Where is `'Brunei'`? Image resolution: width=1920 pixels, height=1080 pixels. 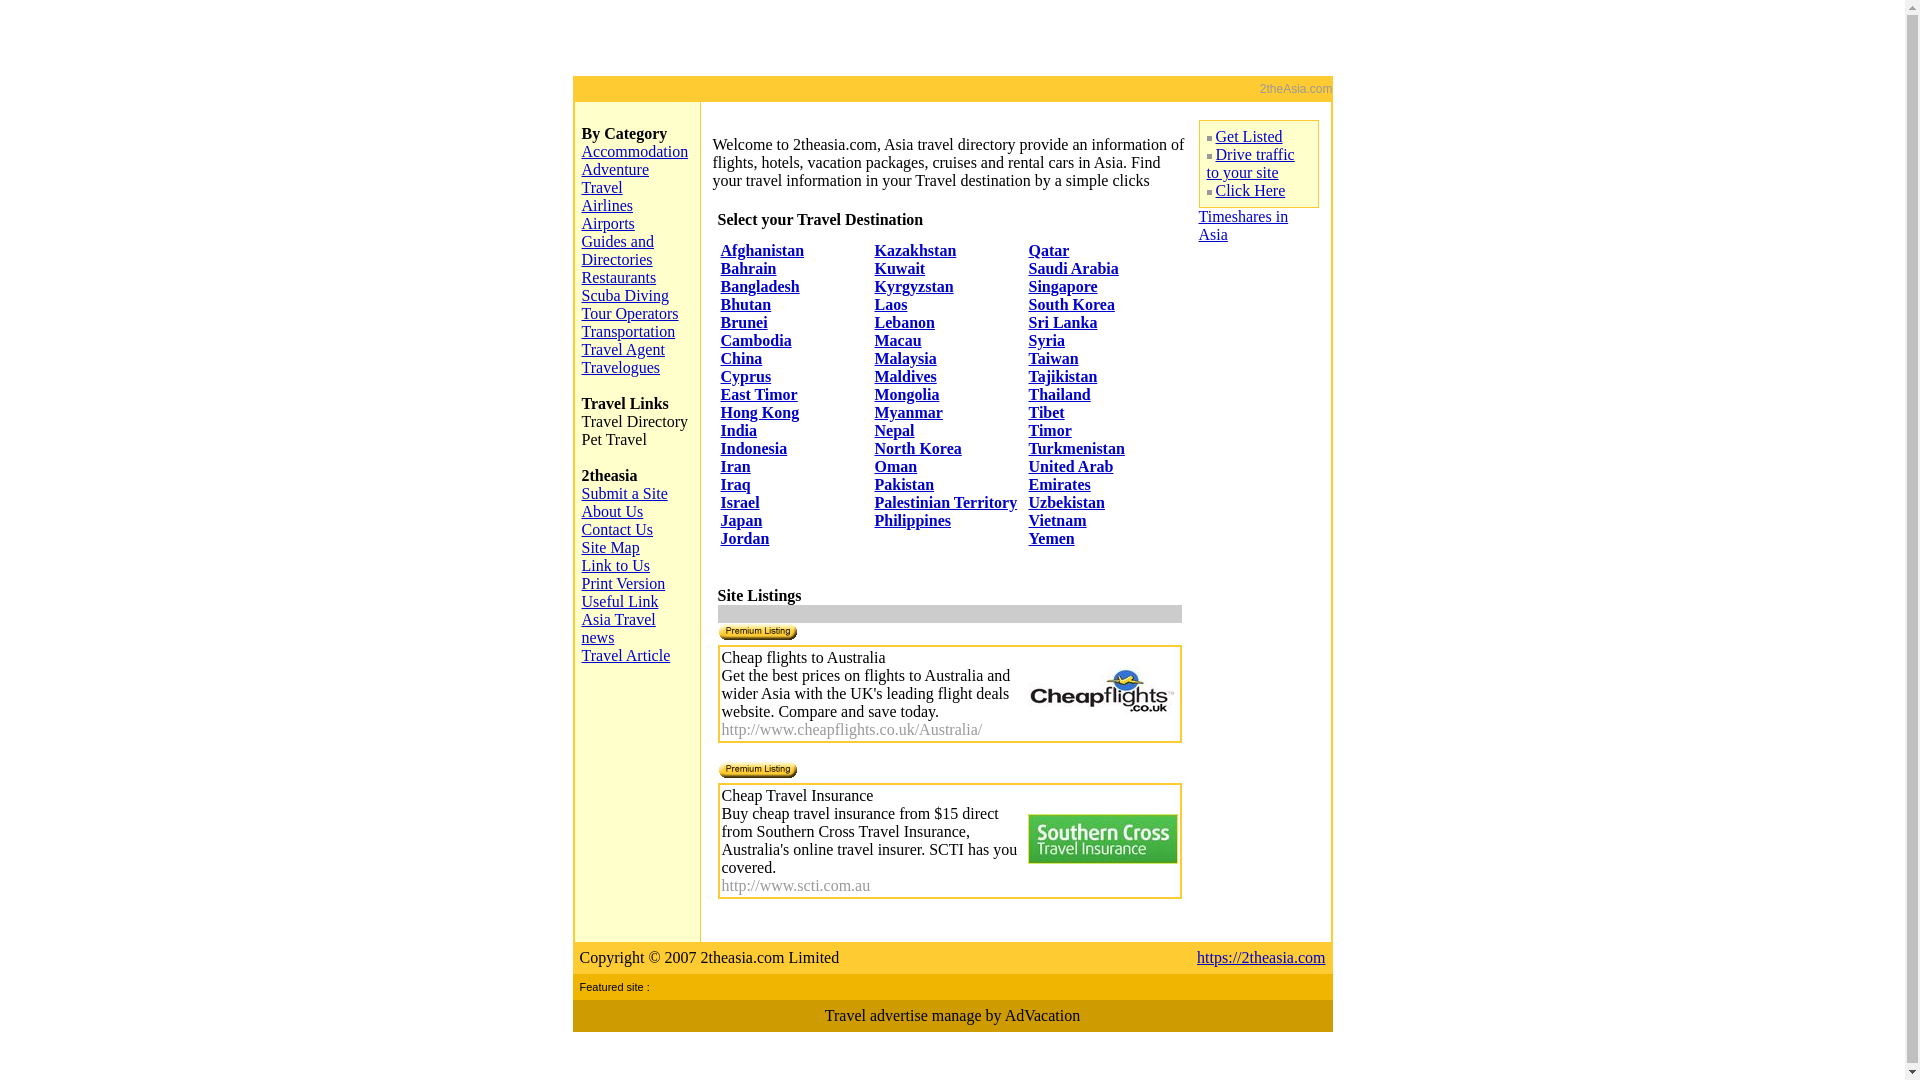 'Brunei' is located at coordinates (742, 321).